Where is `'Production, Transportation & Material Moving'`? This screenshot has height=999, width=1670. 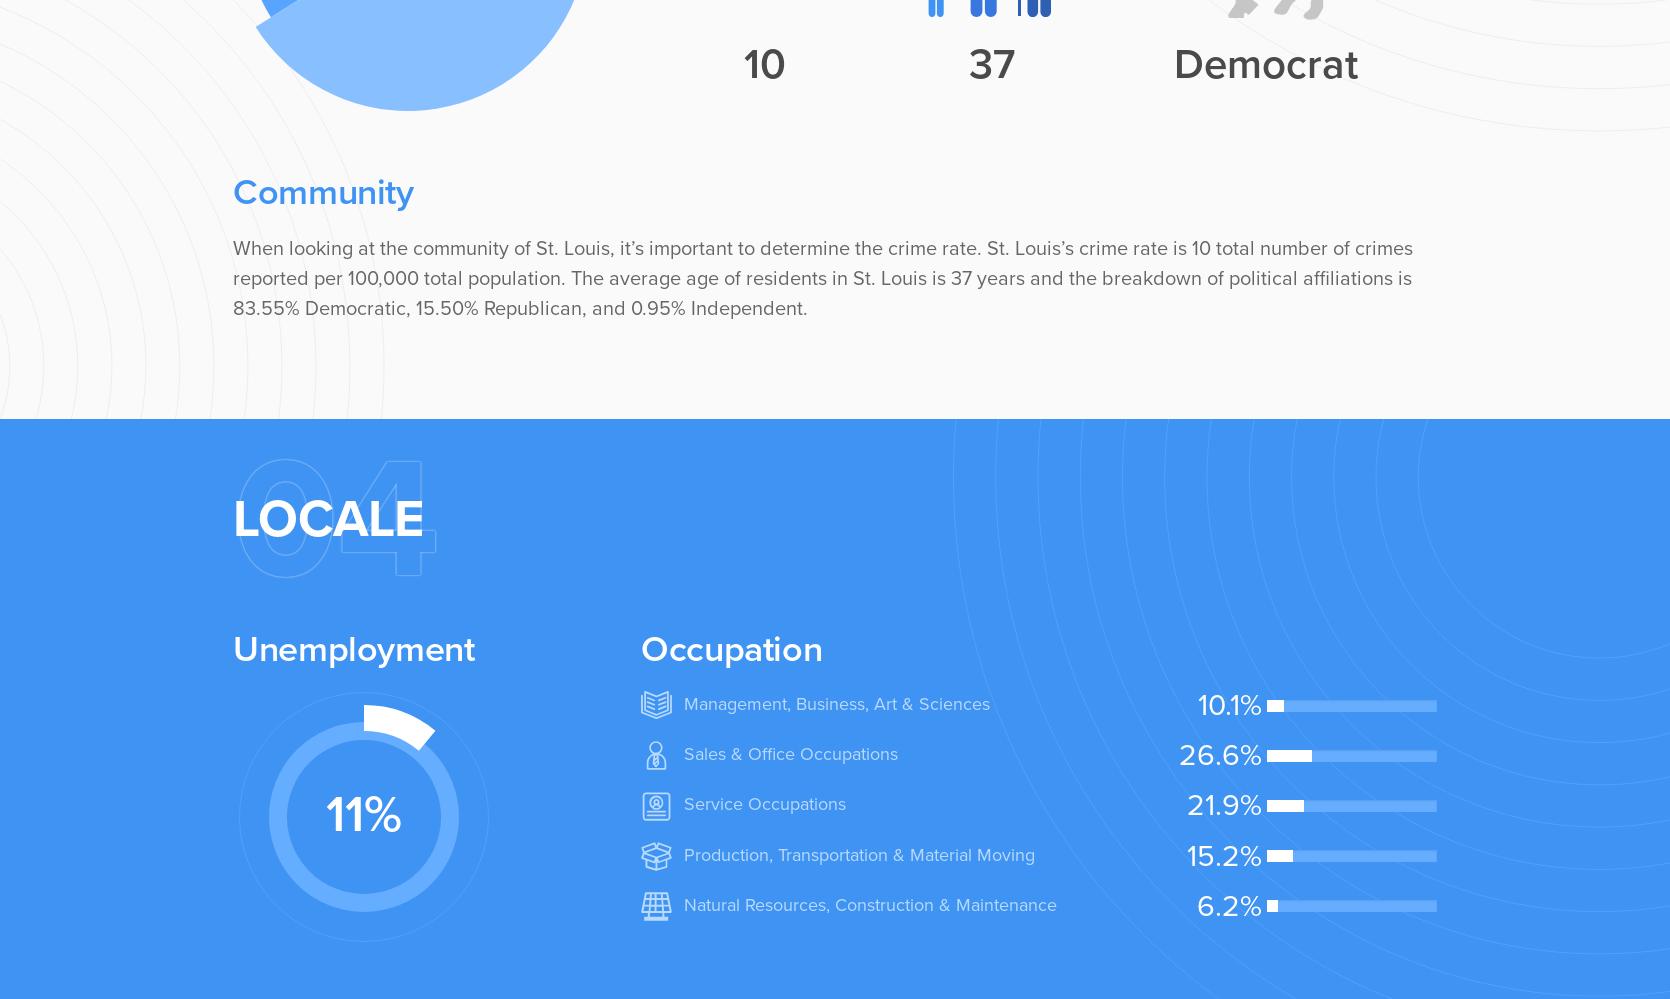 'Production, Transportation & Material Moving' is located at coordinates (857, 853).